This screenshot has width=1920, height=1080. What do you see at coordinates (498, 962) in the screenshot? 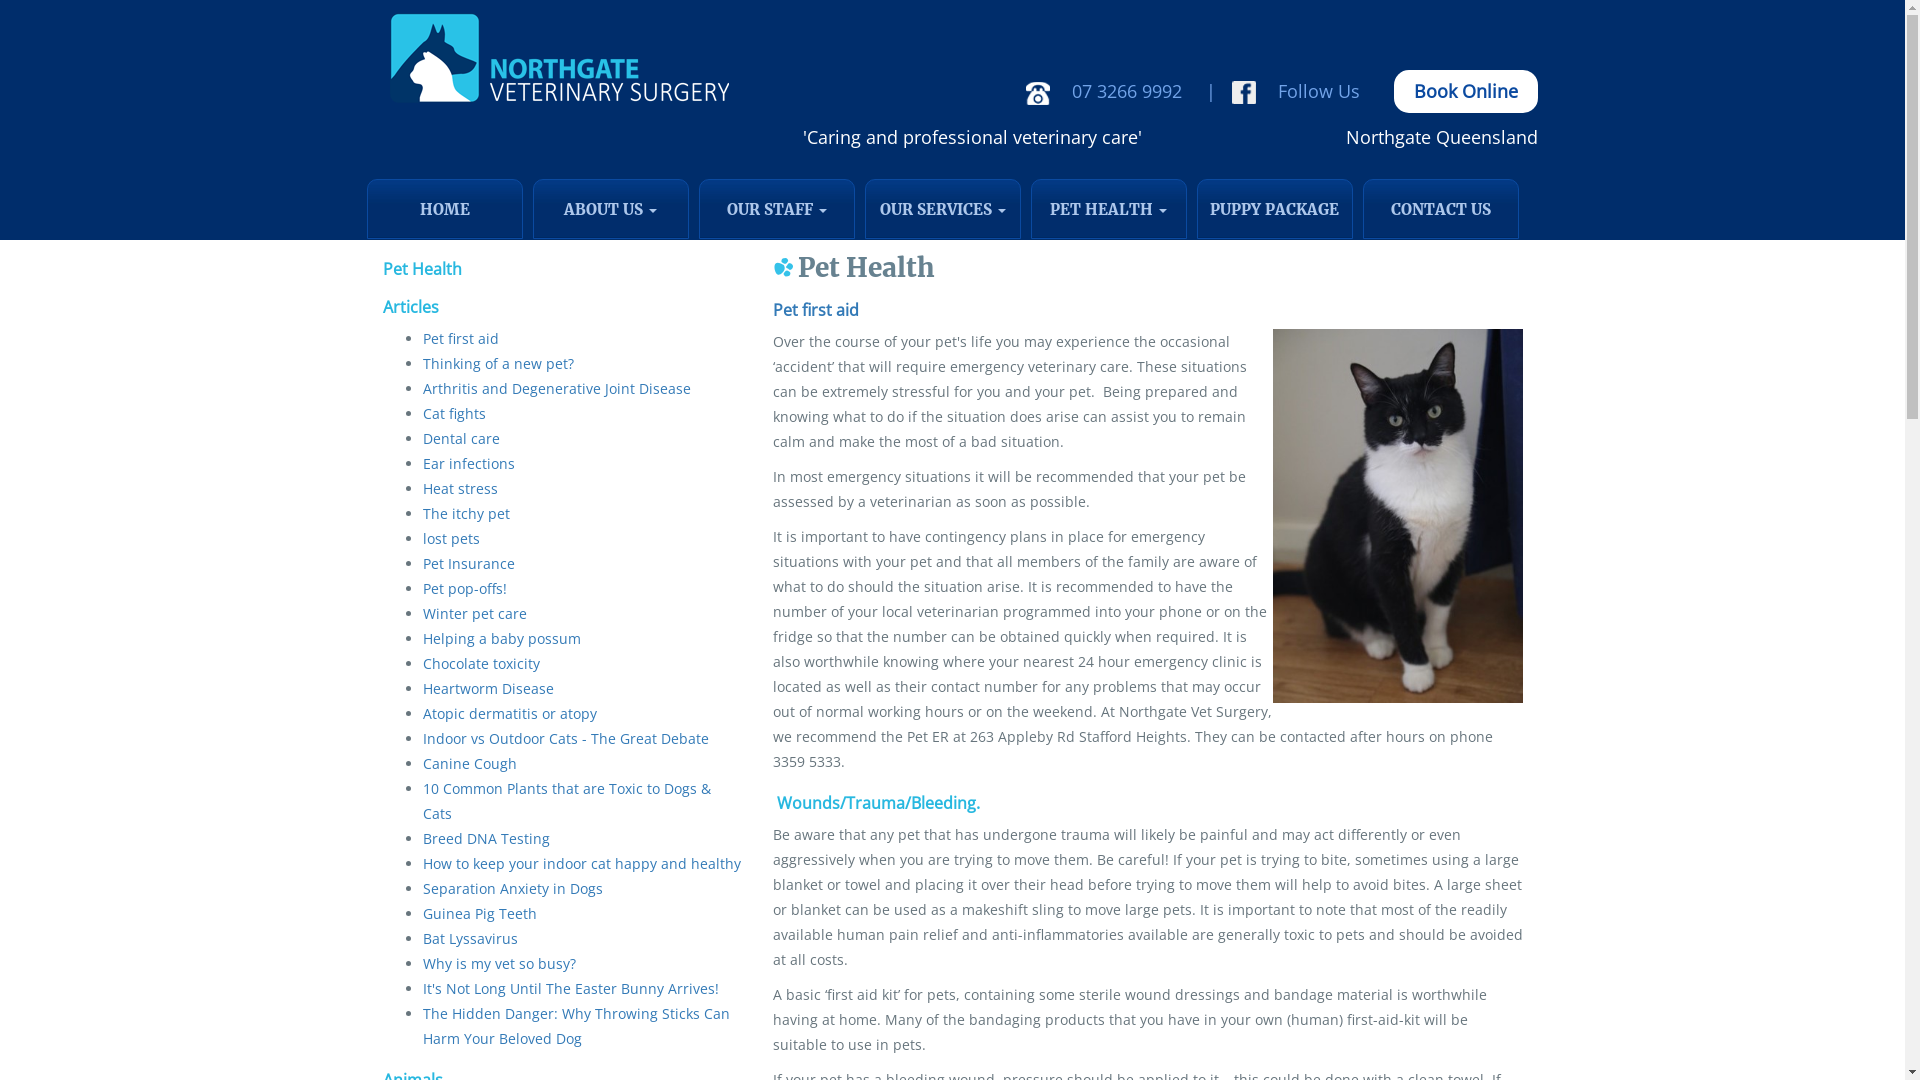
I see `'Why is my vet so busy?'` at bounding box center [498, 962].